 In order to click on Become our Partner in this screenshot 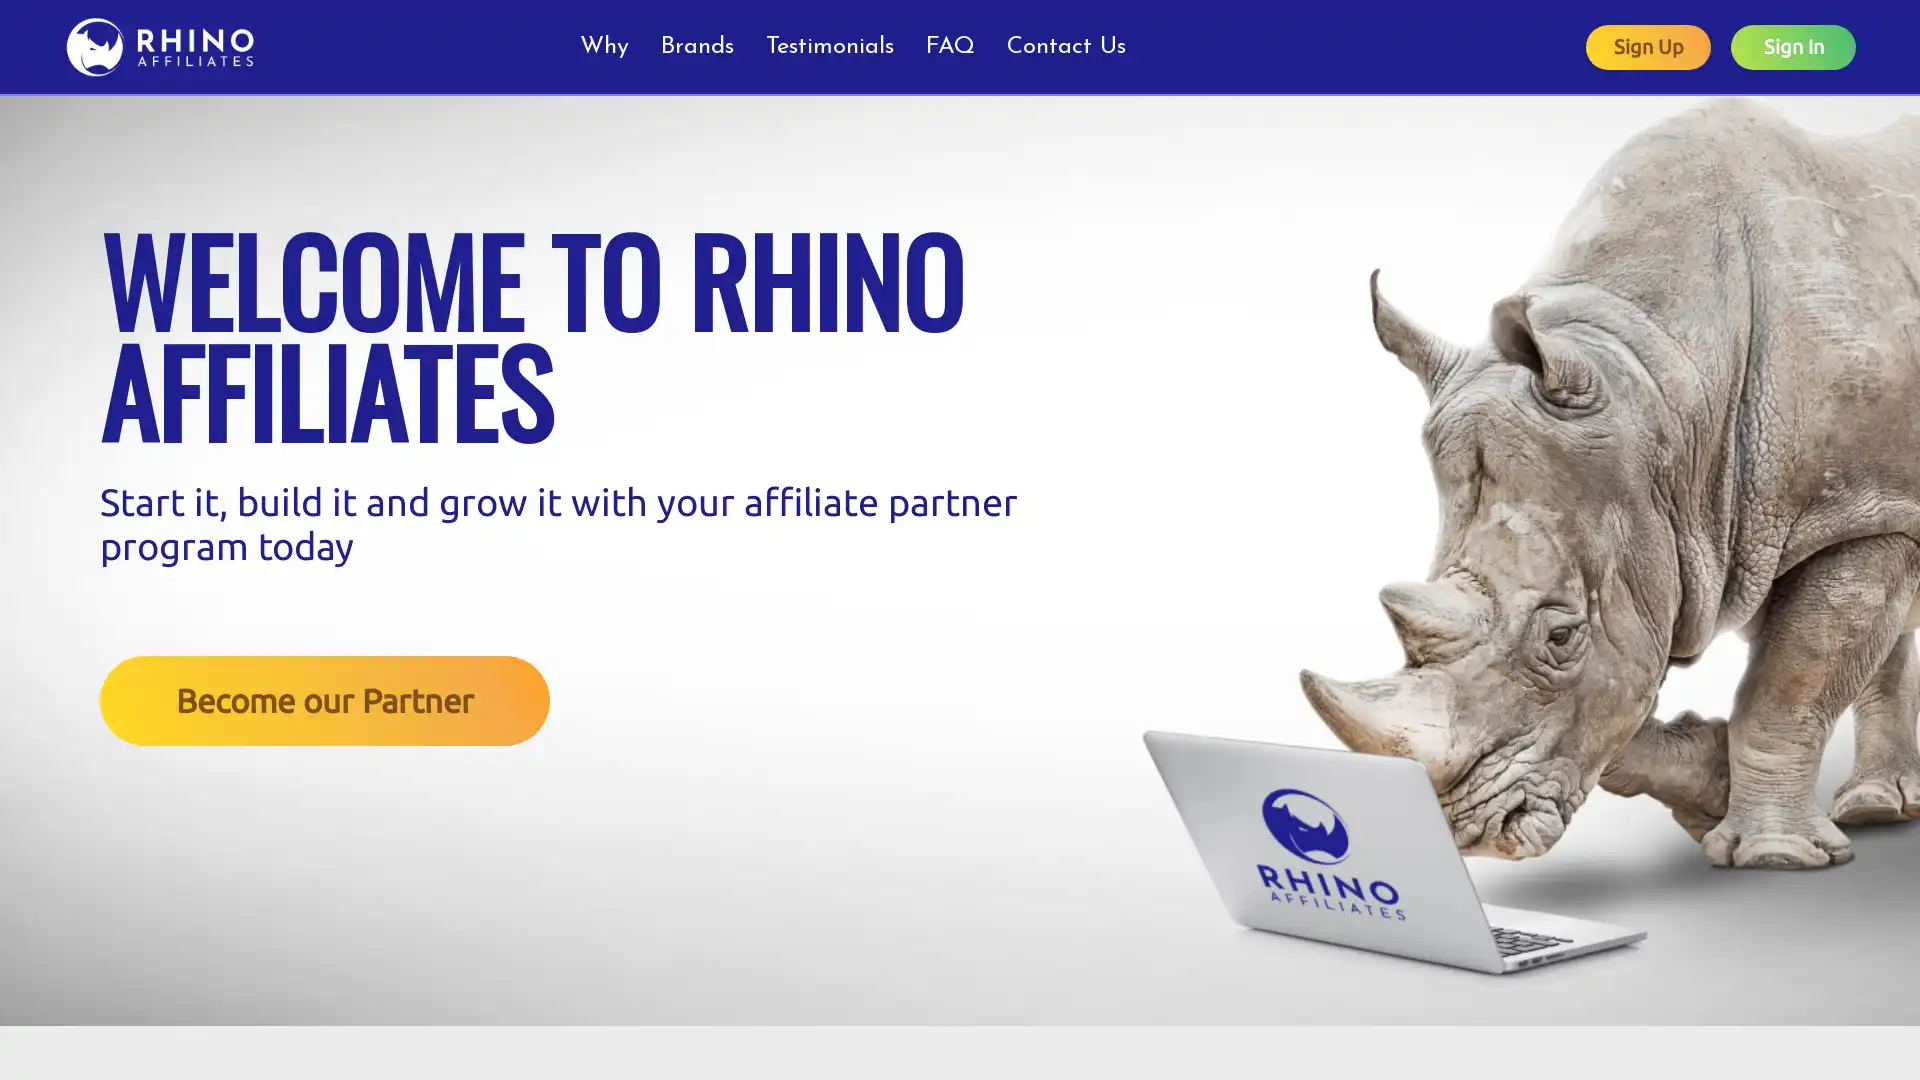, I will do `click(325, 698)`.